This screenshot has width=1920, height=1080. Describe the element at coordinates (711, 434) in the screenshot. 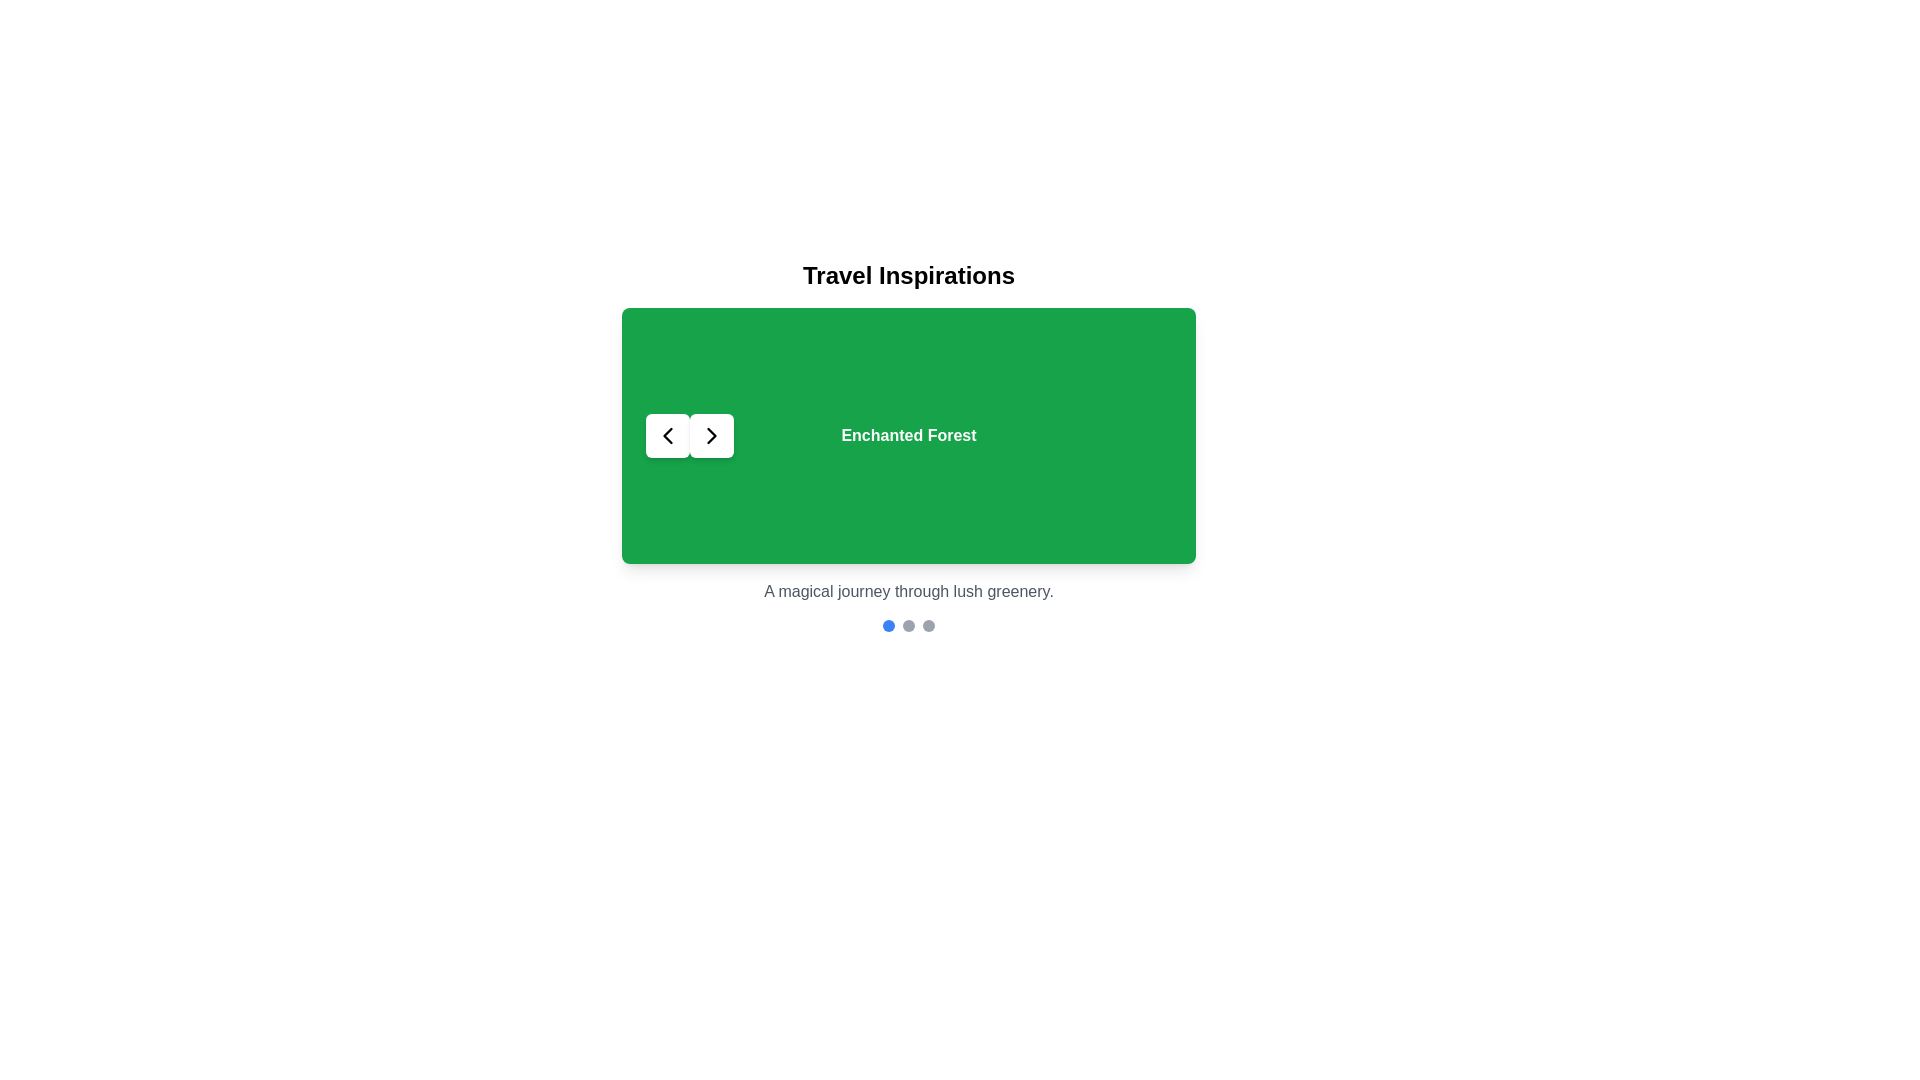

I see `the right arrow icon located within the chevron right navigation button at the lower left of the main green card section` at that location.